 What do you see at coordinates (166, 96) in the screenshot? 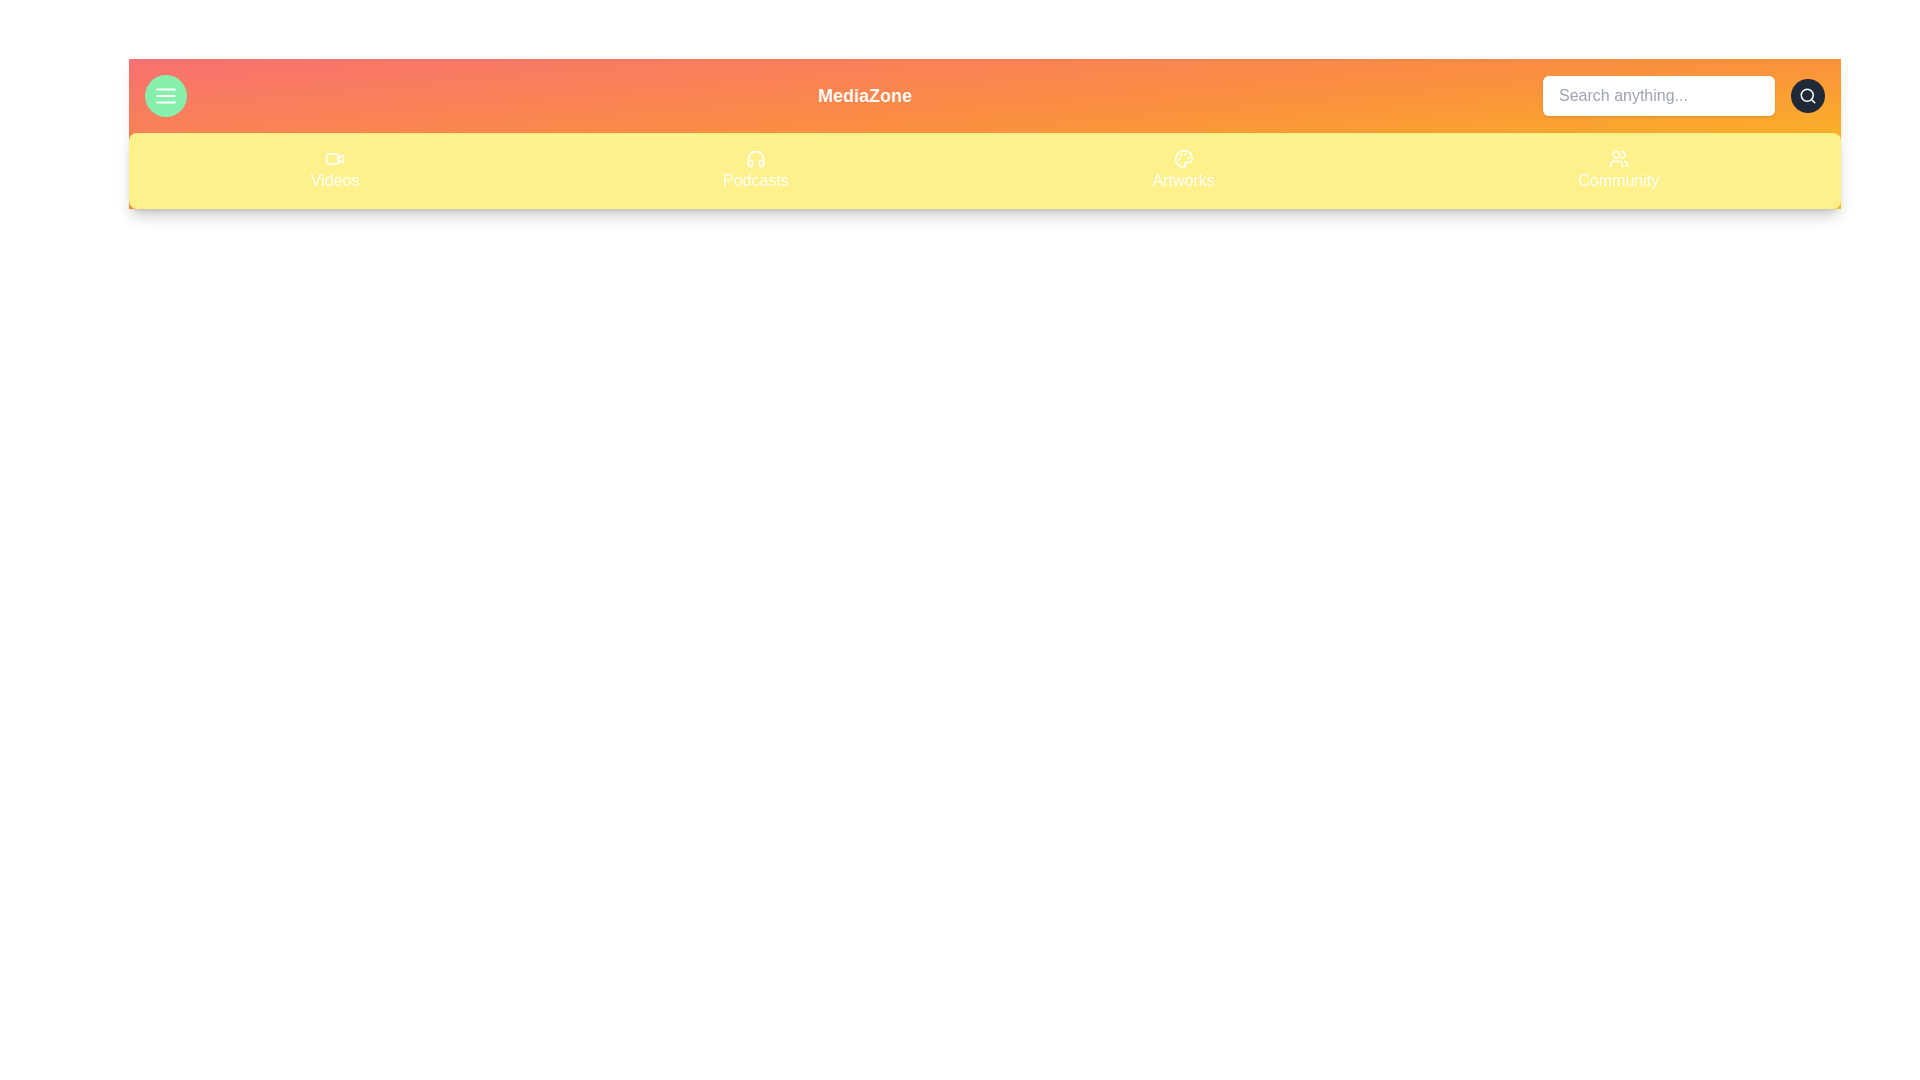
I see `menu toggle button to toggle the menu visibility` at bounding box center [166, 96].